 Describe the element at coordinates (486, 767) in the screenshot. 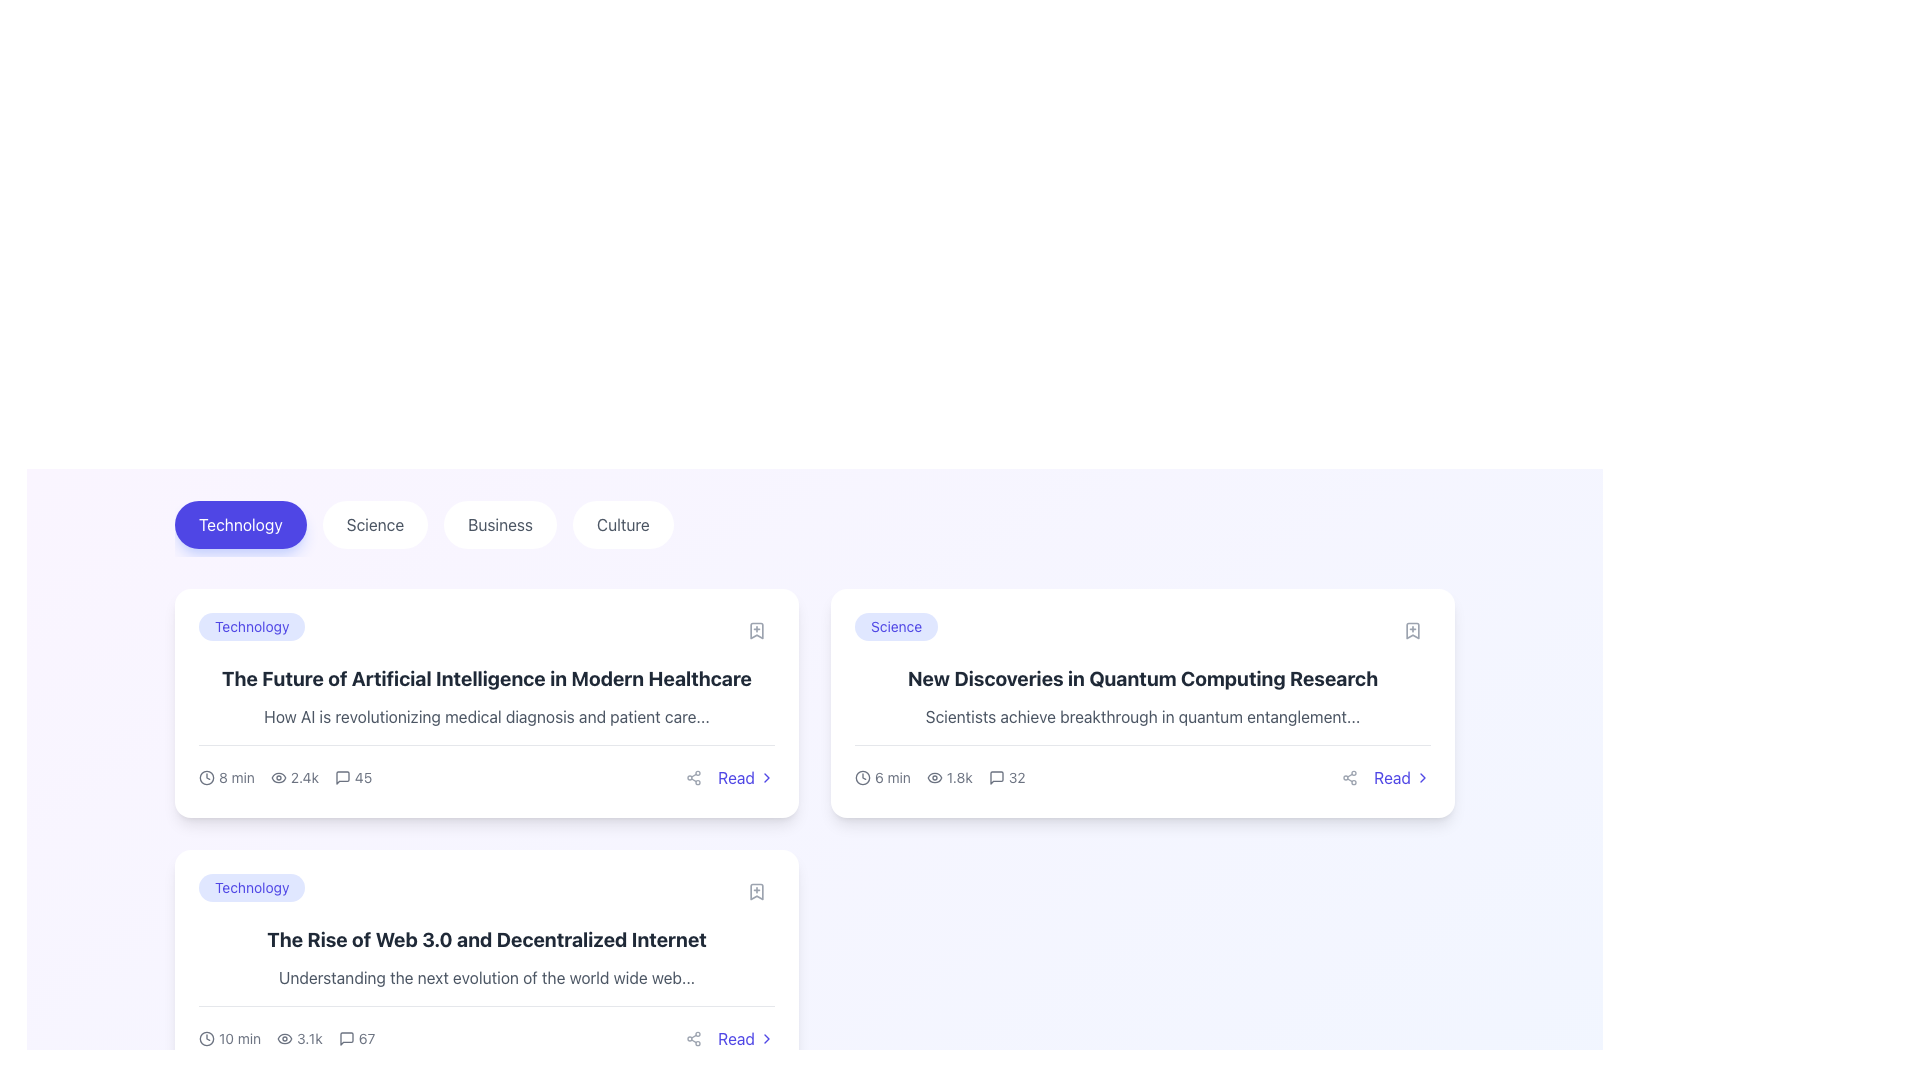

I see `the metadata section at the bottom of the card titled 'The Future of Artificial Intelligence in Modern Healthcare' to focus on the respective data` at that location.